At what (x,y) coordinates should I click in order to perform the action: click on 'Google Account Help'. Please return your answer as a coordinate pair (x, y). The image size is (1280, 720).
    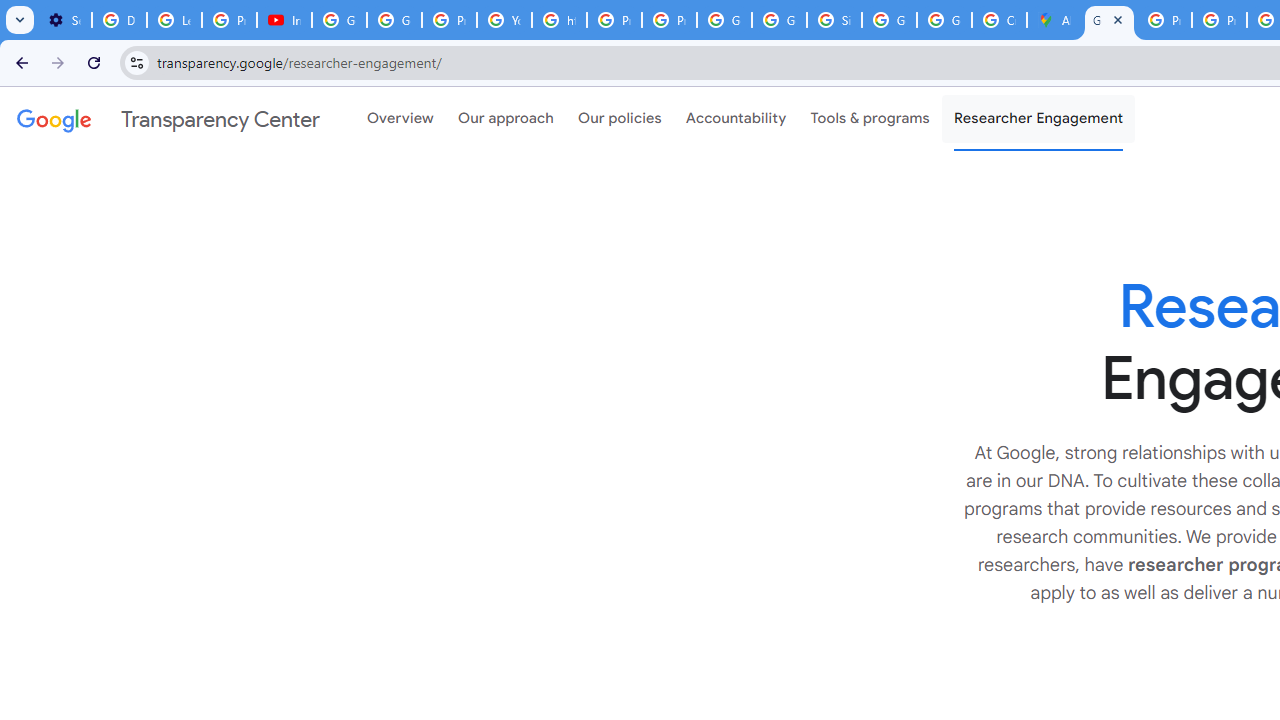
    Looking at the image, I should click on (339, 20).